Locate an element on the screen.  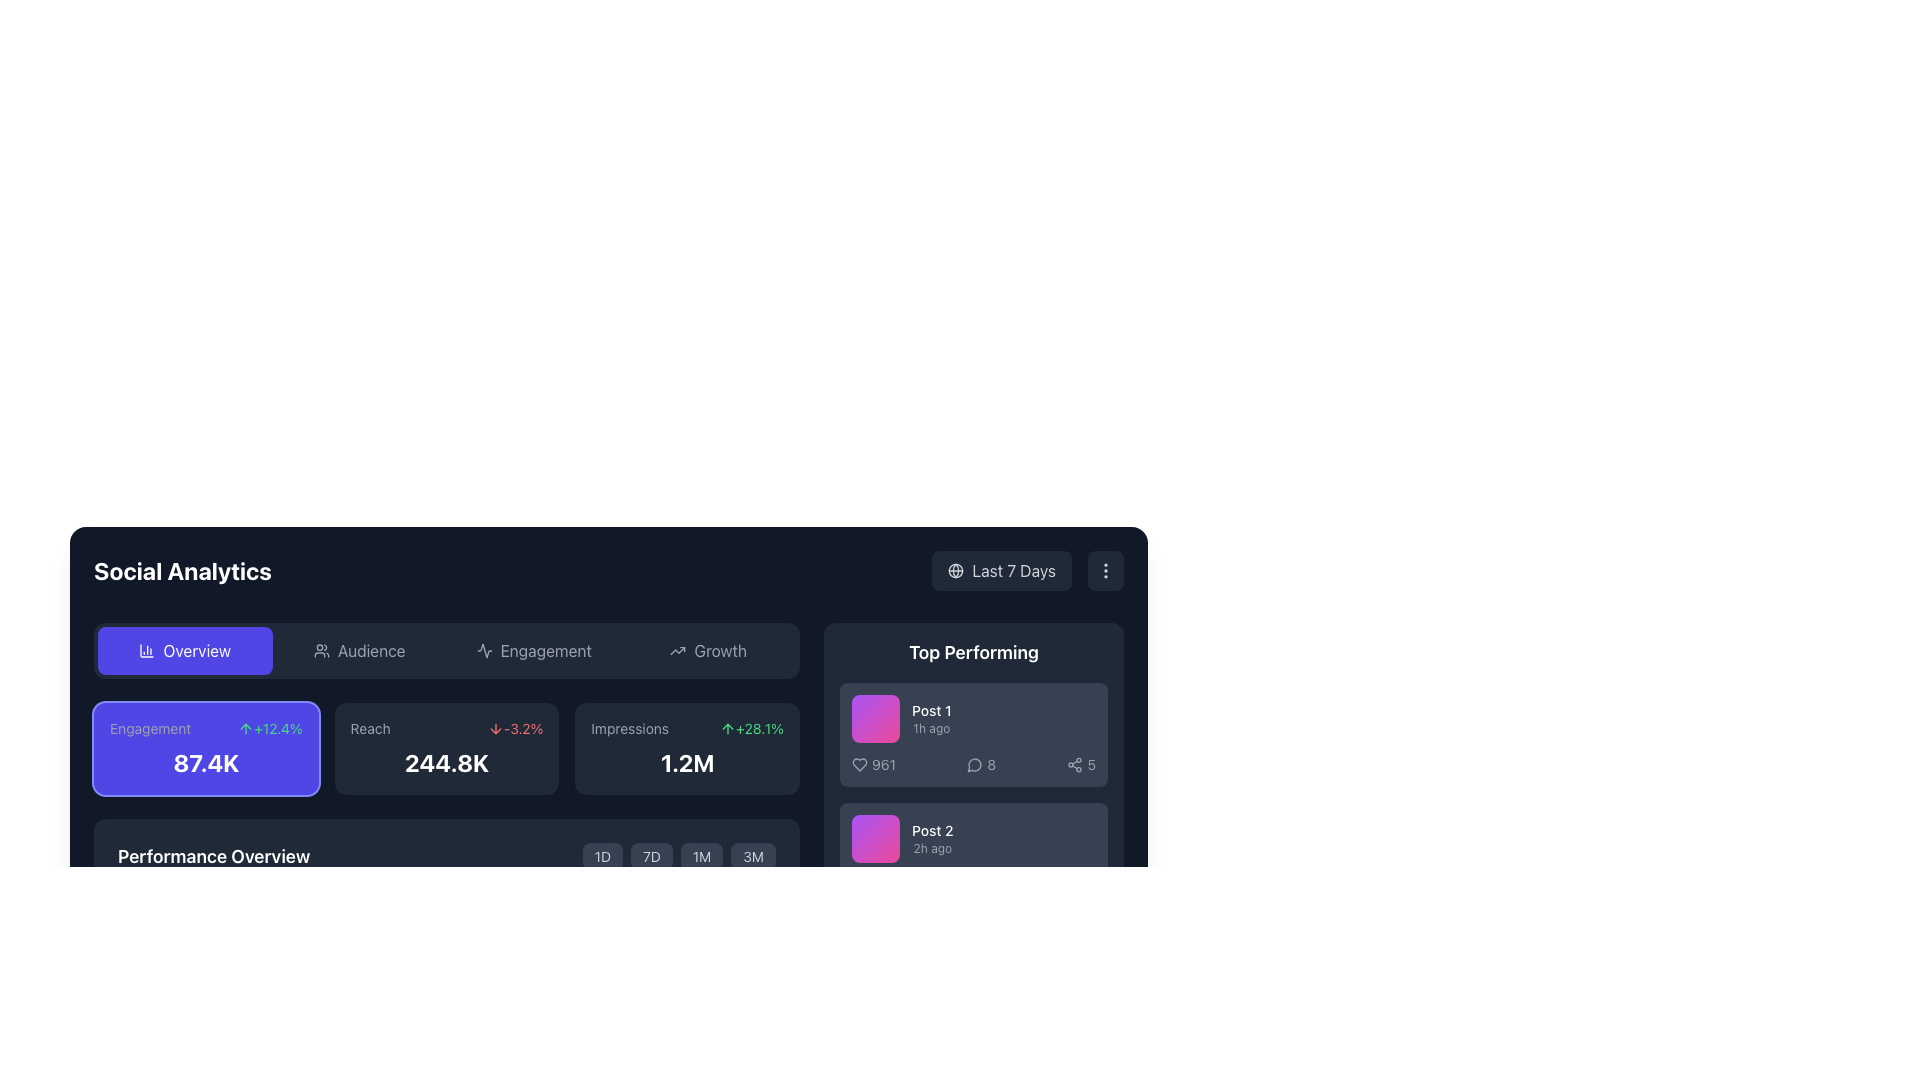
the 'Overview' text label within the blue button is located at coordinates (197, 651).